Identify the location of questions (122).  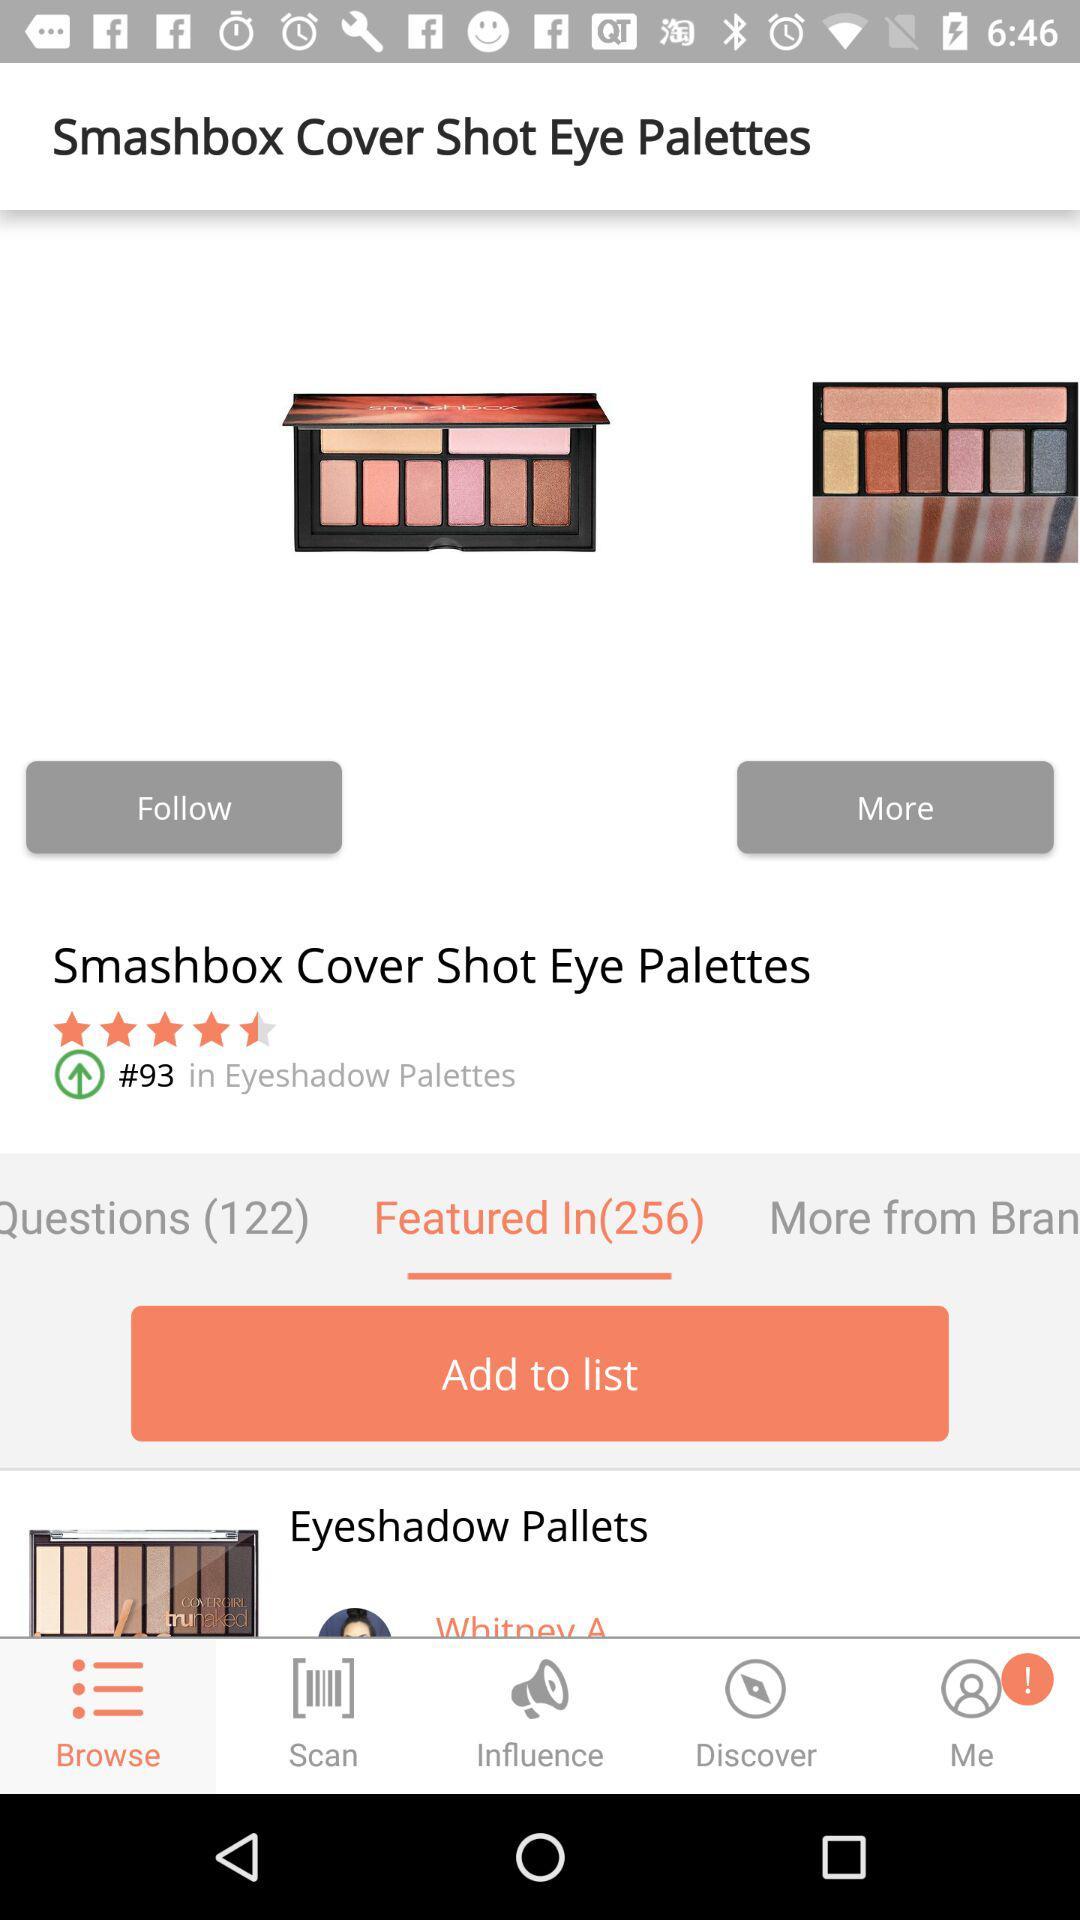
(169, 1215).